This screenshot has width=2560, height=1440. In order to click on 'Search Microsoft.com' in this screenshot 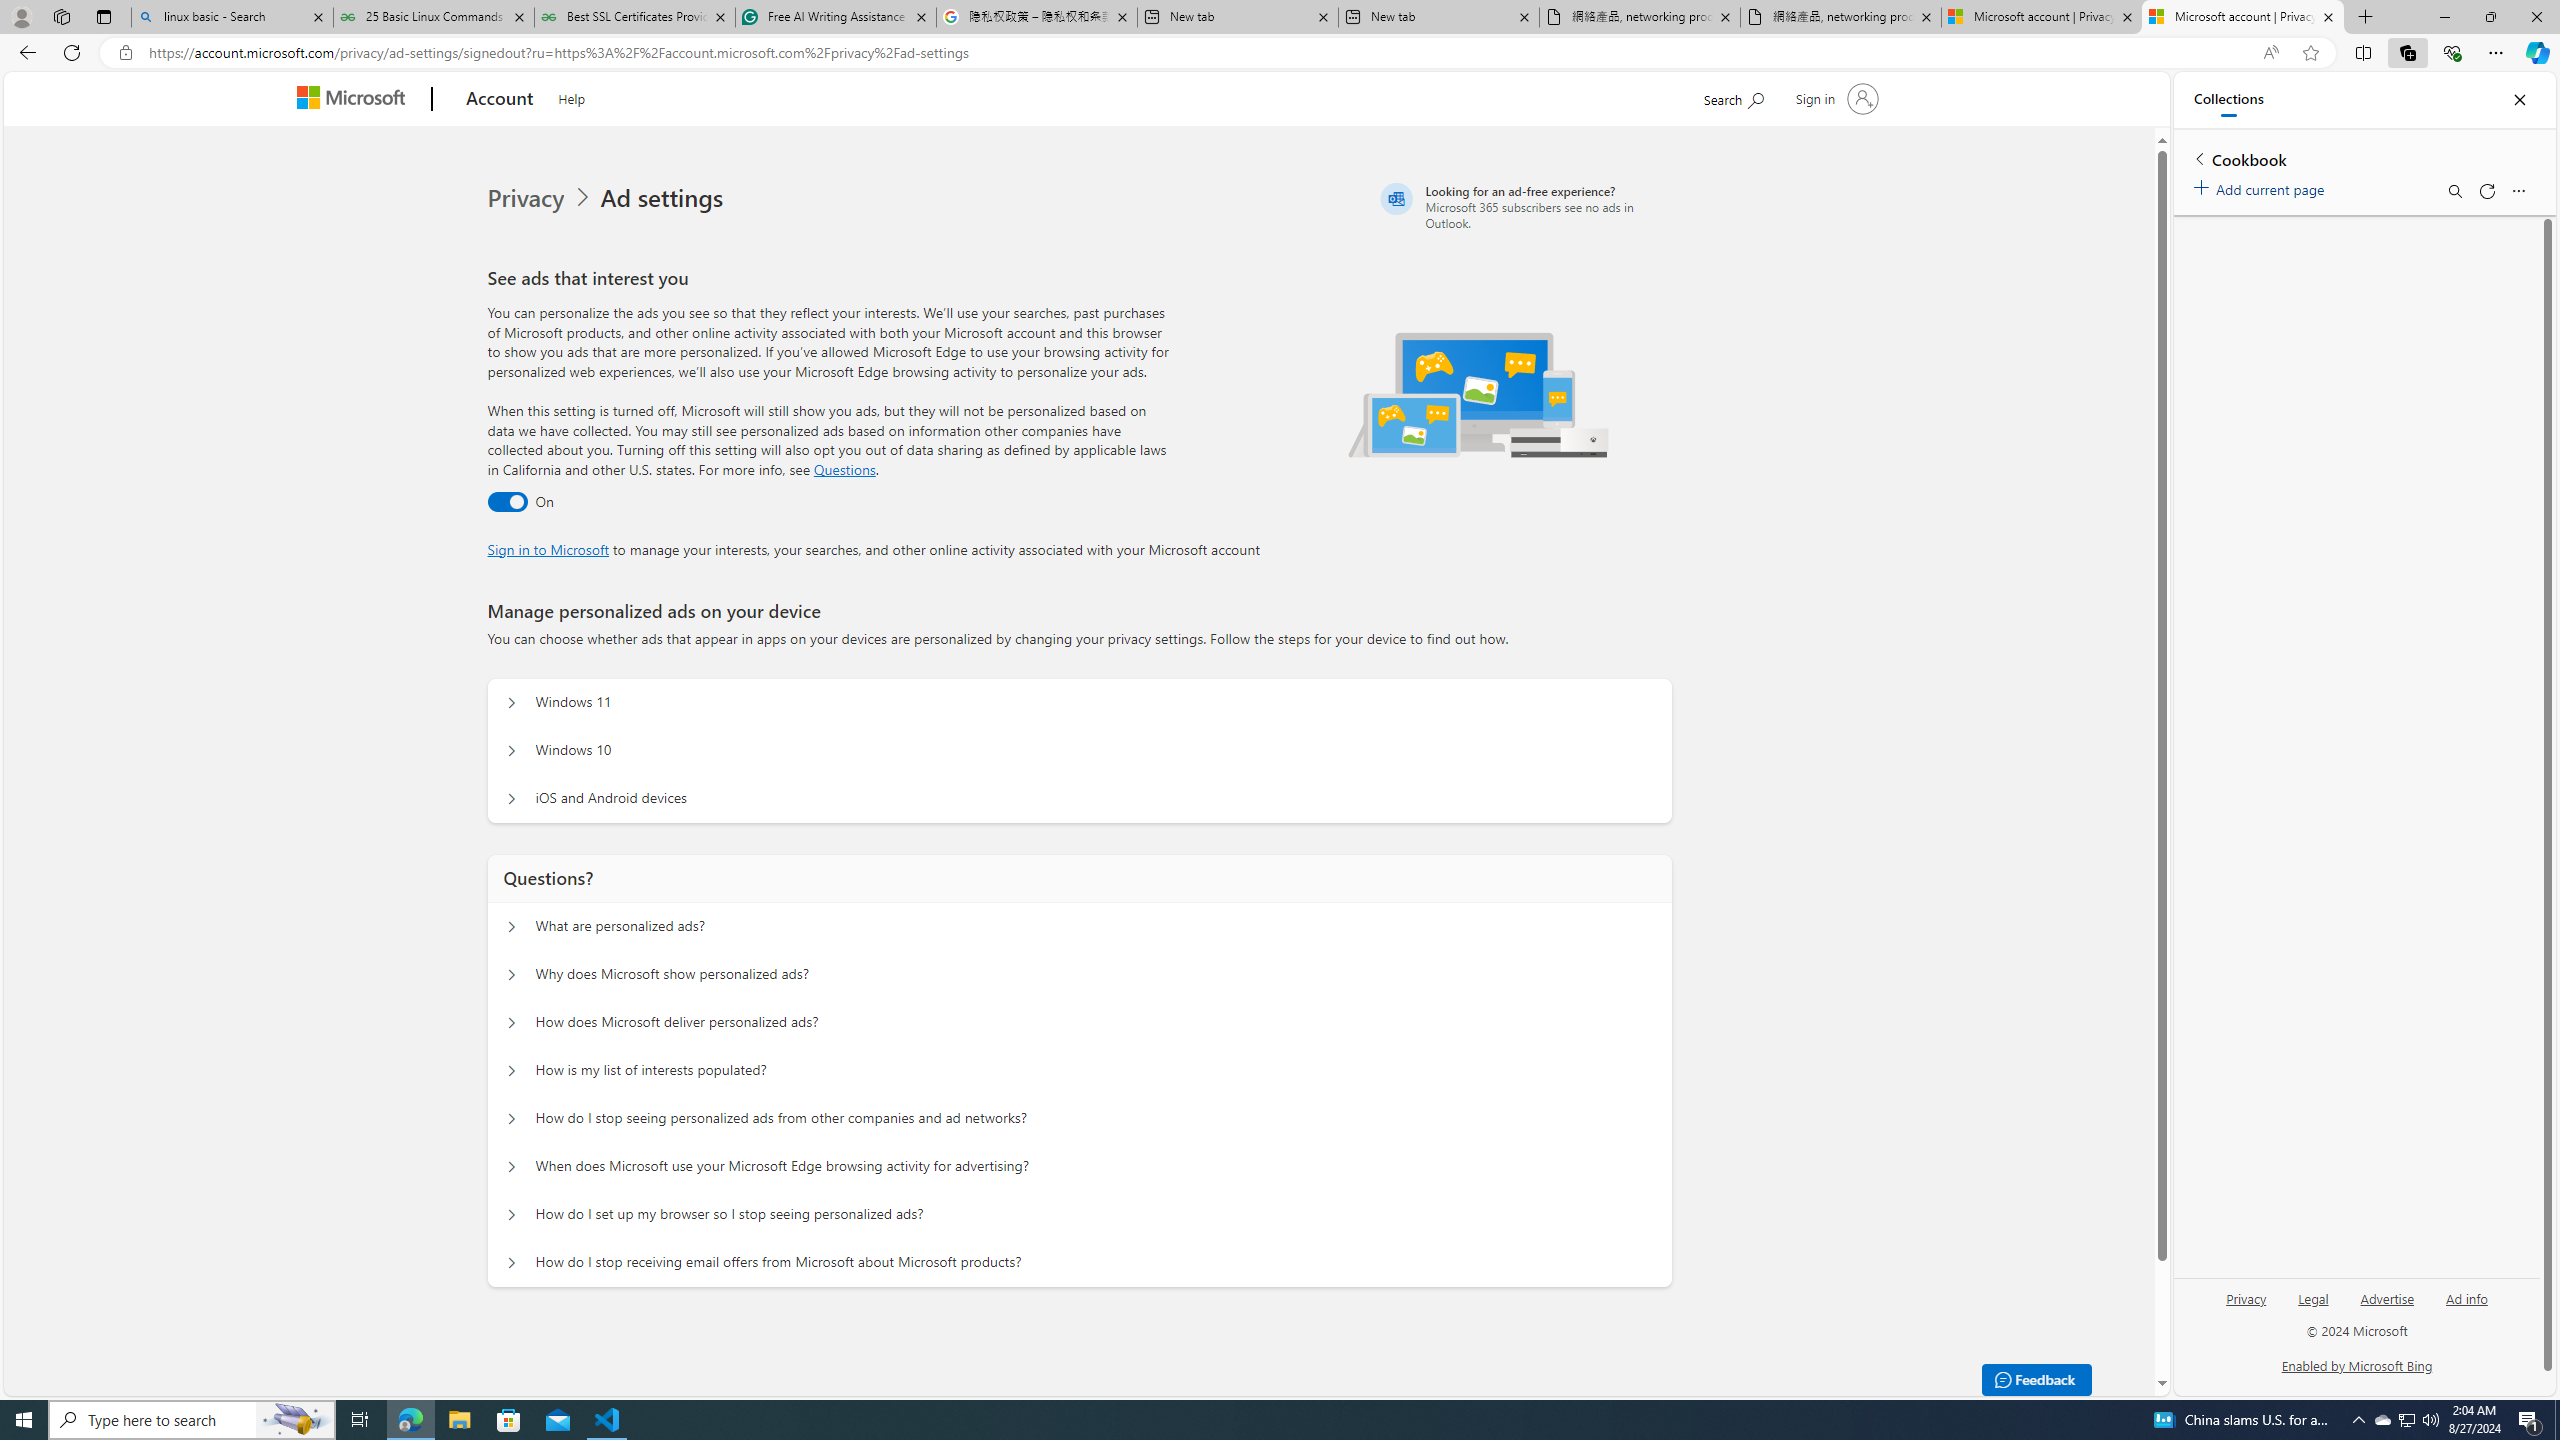, I will do `click(1733, 96)`.